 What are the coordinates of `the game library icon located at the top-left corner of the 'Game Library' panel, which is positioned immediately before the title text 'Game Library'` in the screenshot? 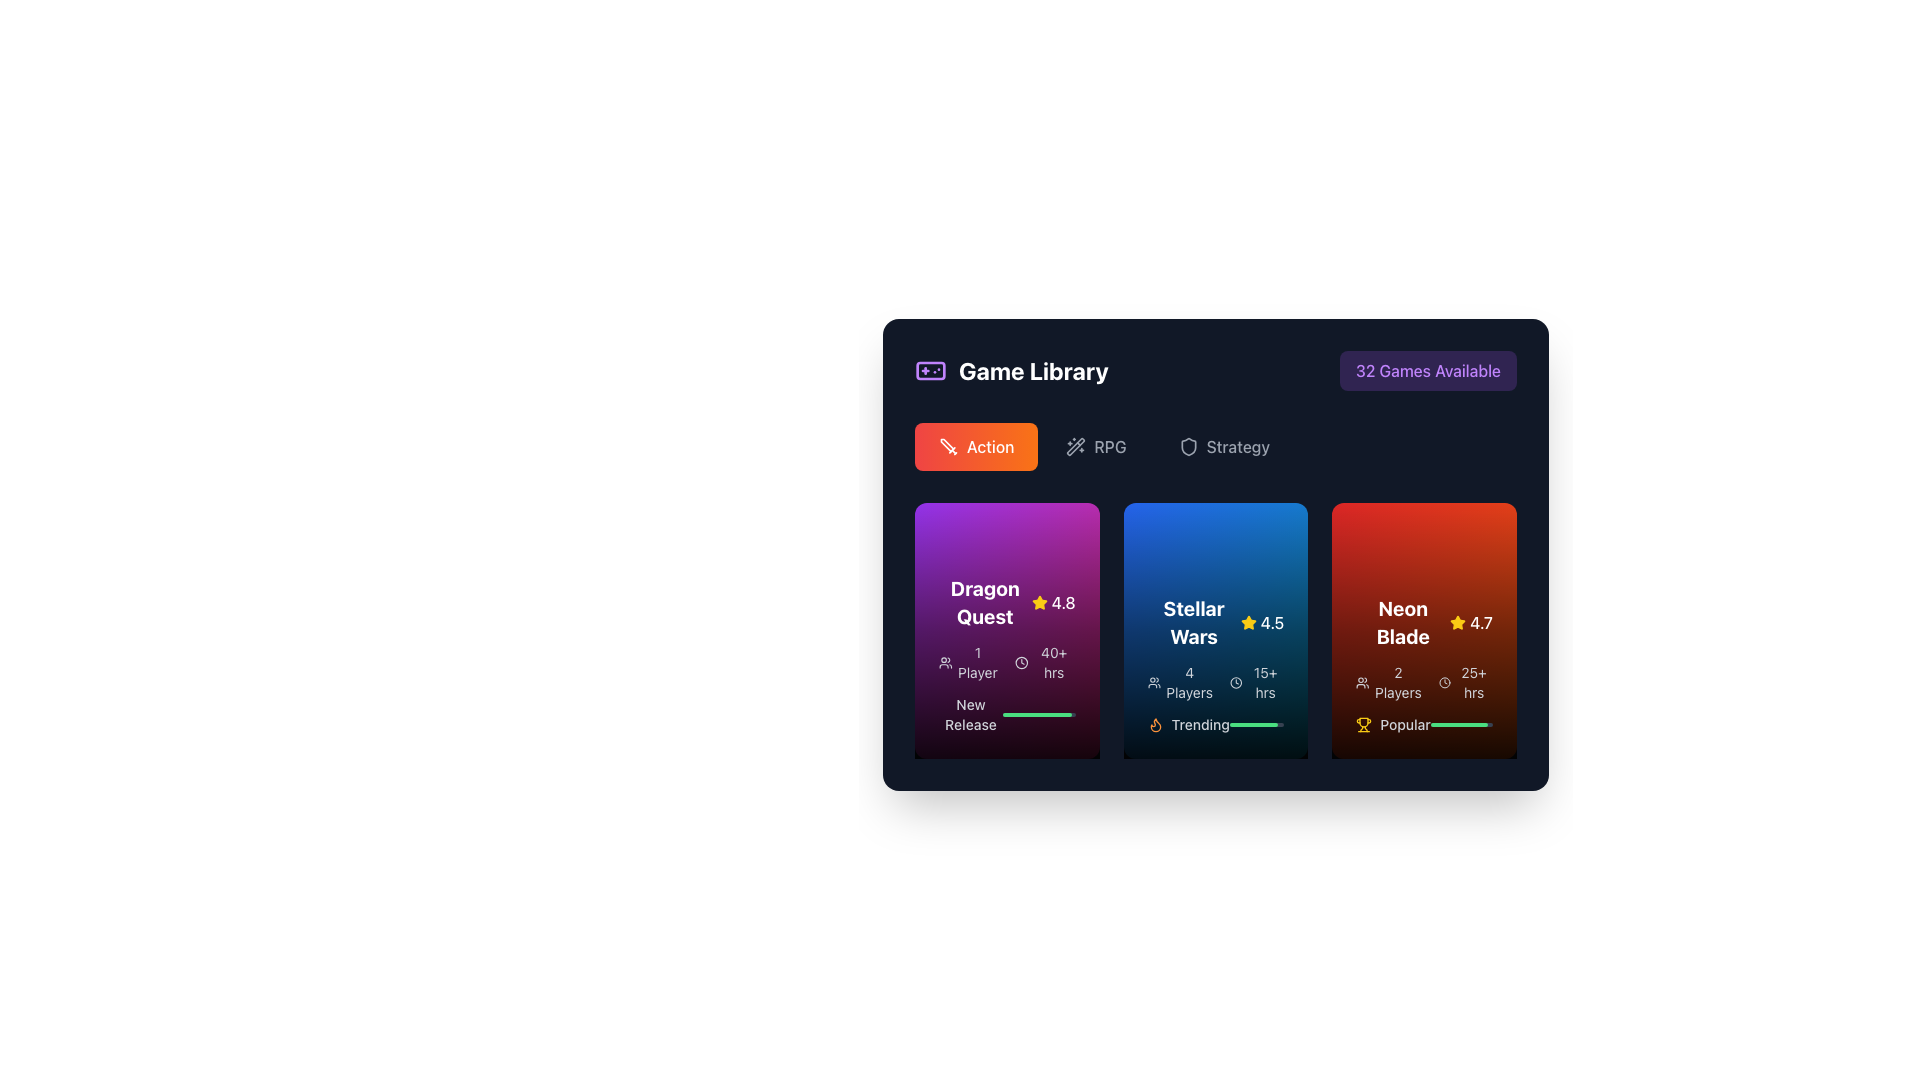 It's located at (930, 370).